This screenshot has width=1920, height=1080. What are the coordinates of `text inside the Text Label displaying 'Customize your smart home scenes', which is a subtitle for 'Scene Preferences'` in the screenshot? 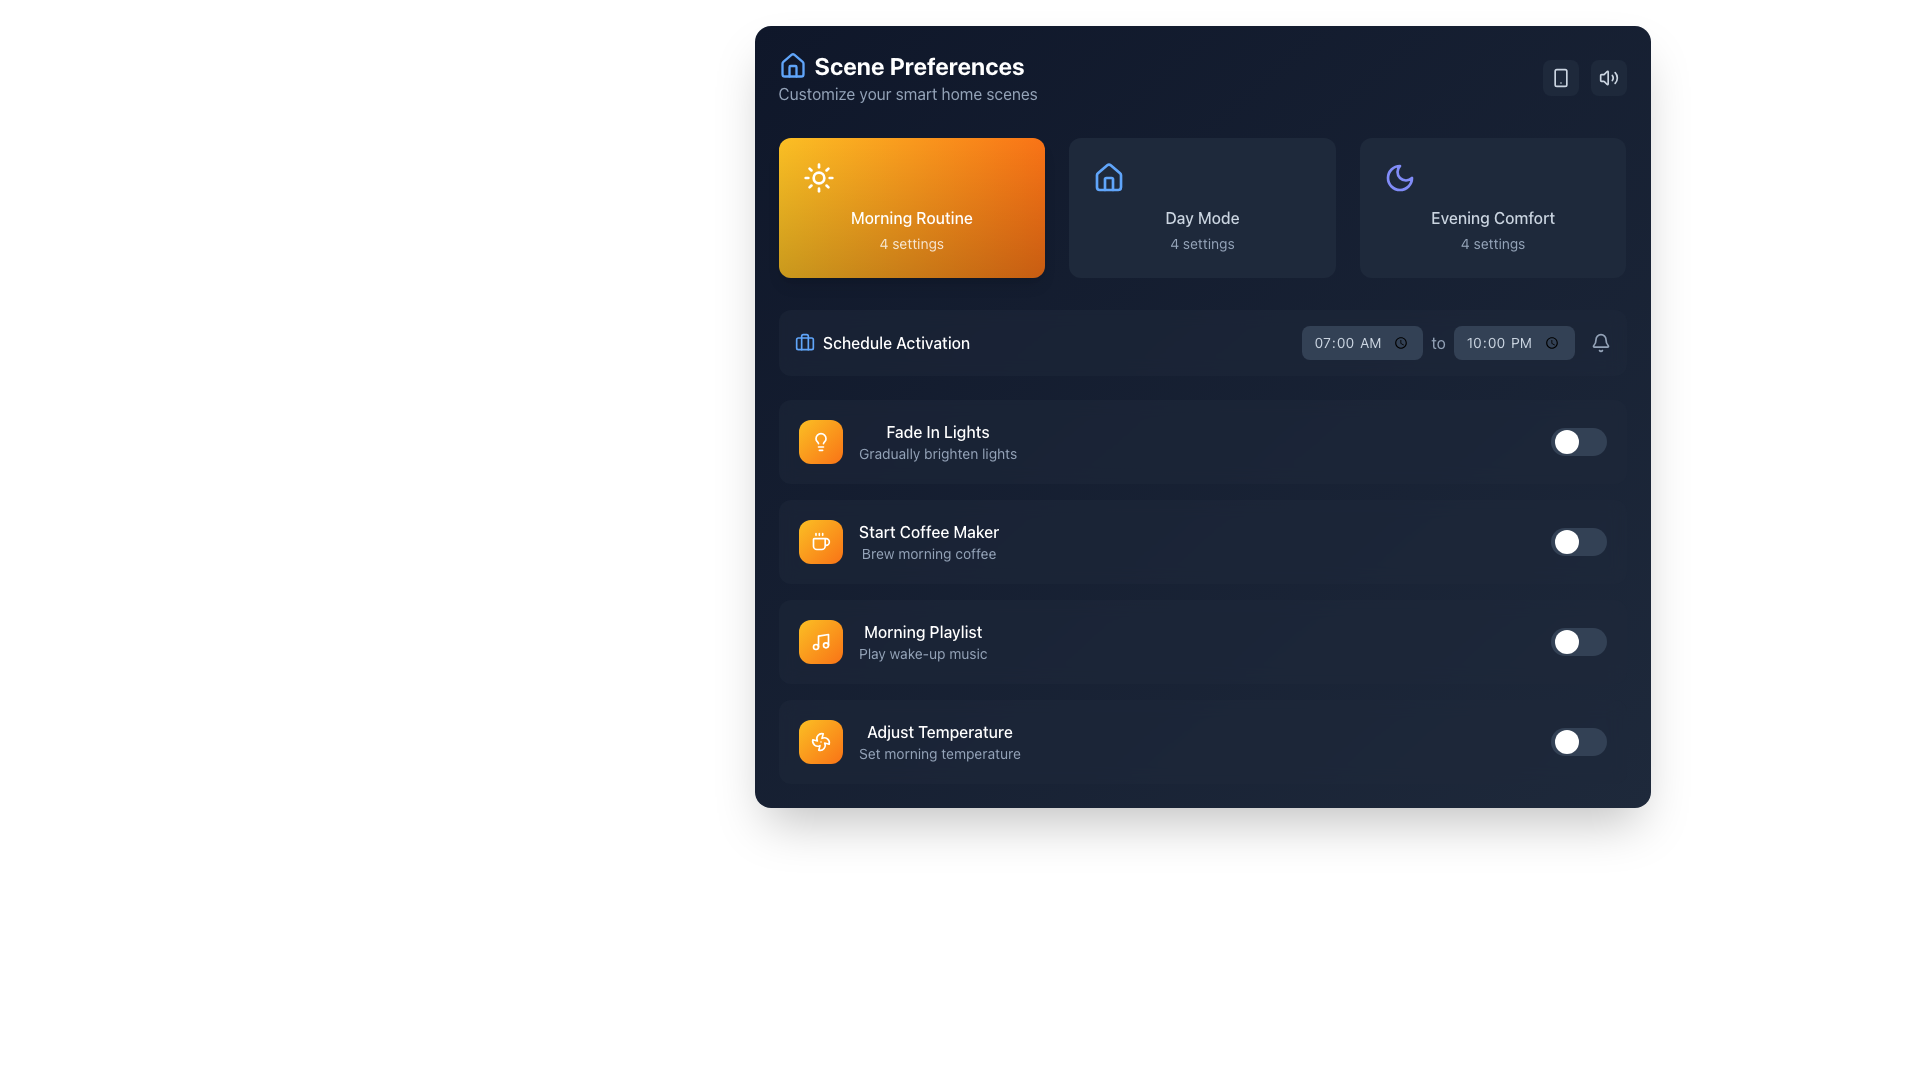 It's located at (907, 93).